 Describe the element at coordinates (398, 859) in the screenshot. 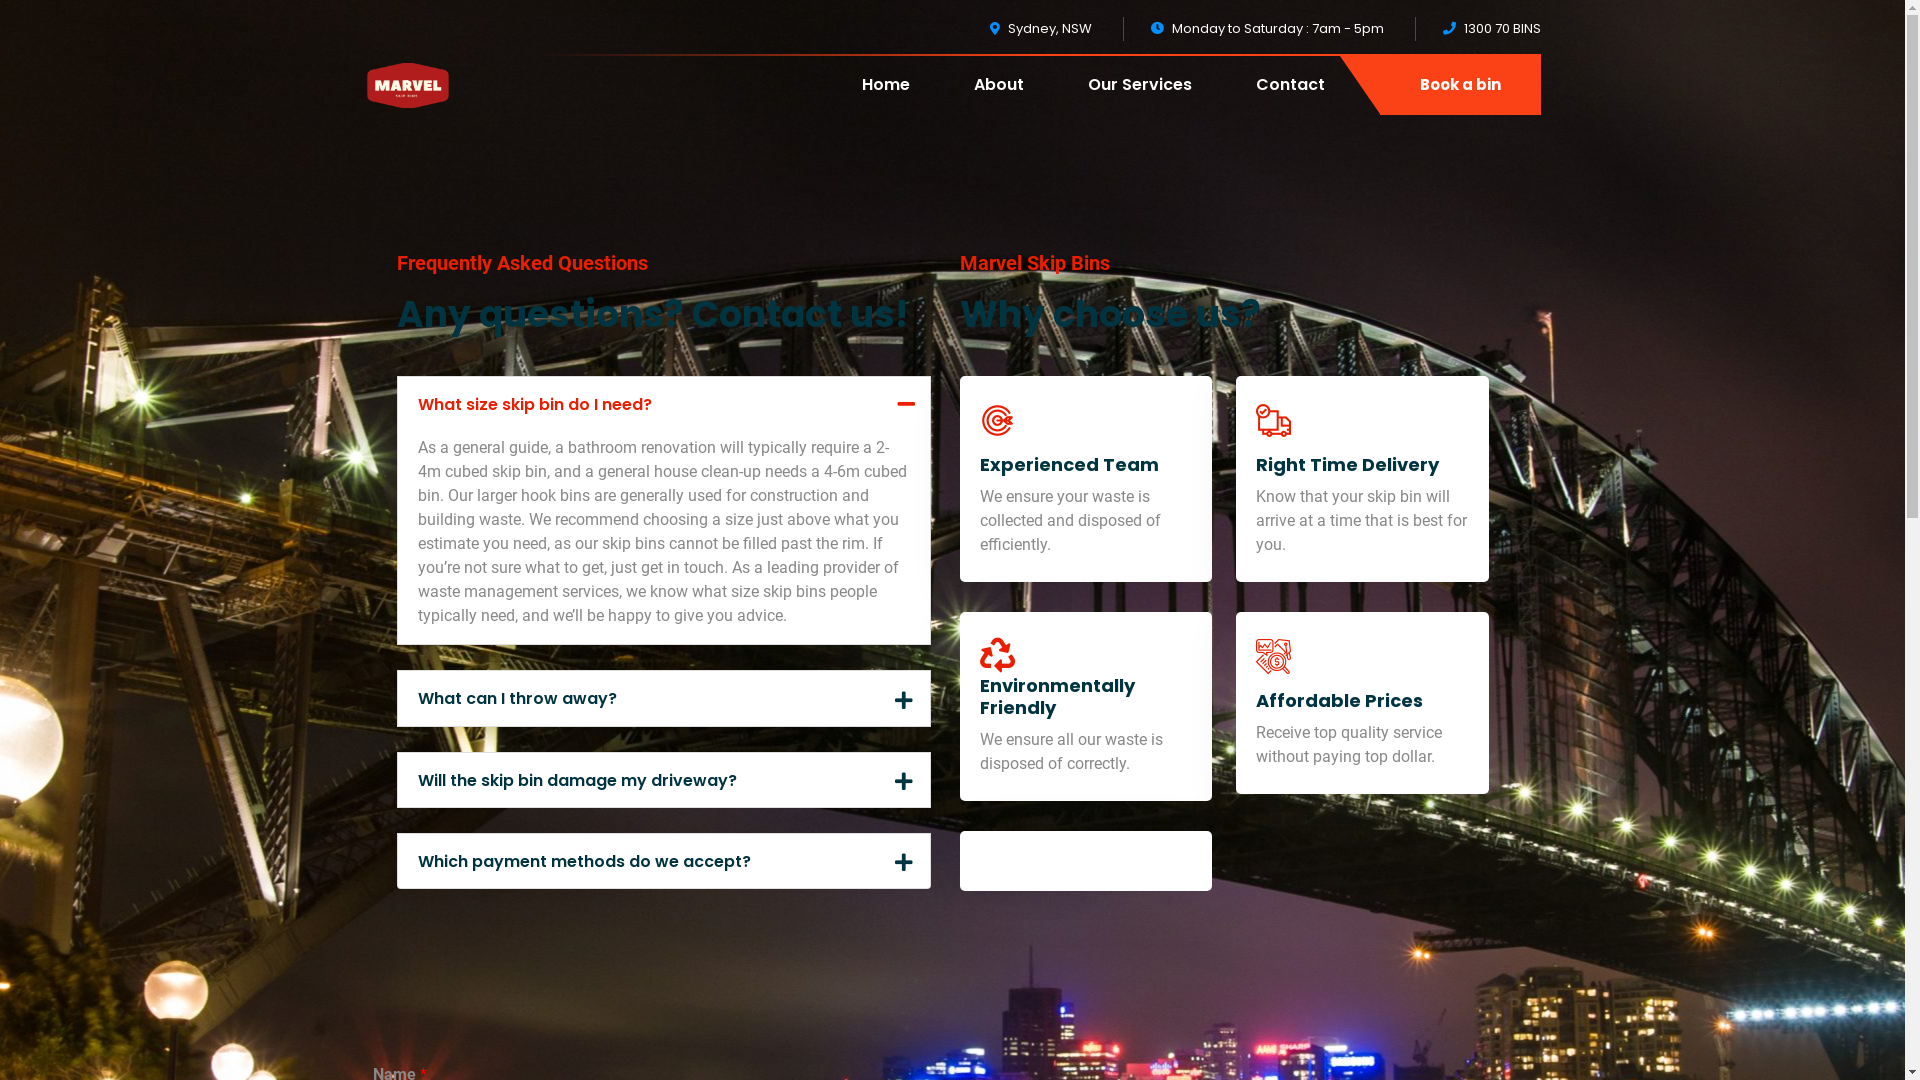

I see `'Which payment methods do we accept?'` at that location.